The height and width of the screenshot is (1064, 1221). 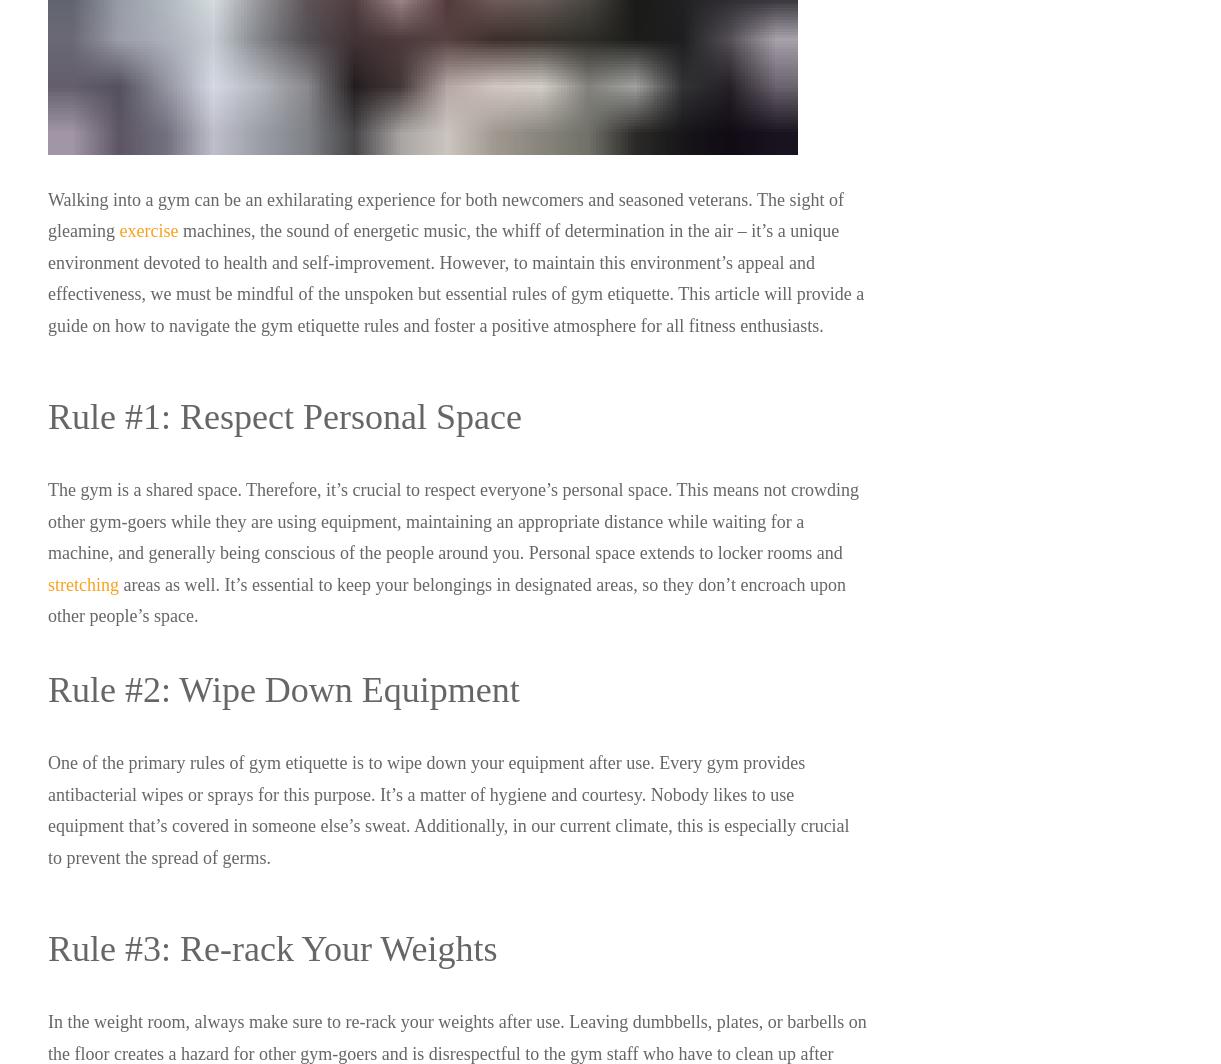 What do you see at coordinates (698, 744) in the screenshot?
I see `'Contact'` at bounding box center [698, 744].